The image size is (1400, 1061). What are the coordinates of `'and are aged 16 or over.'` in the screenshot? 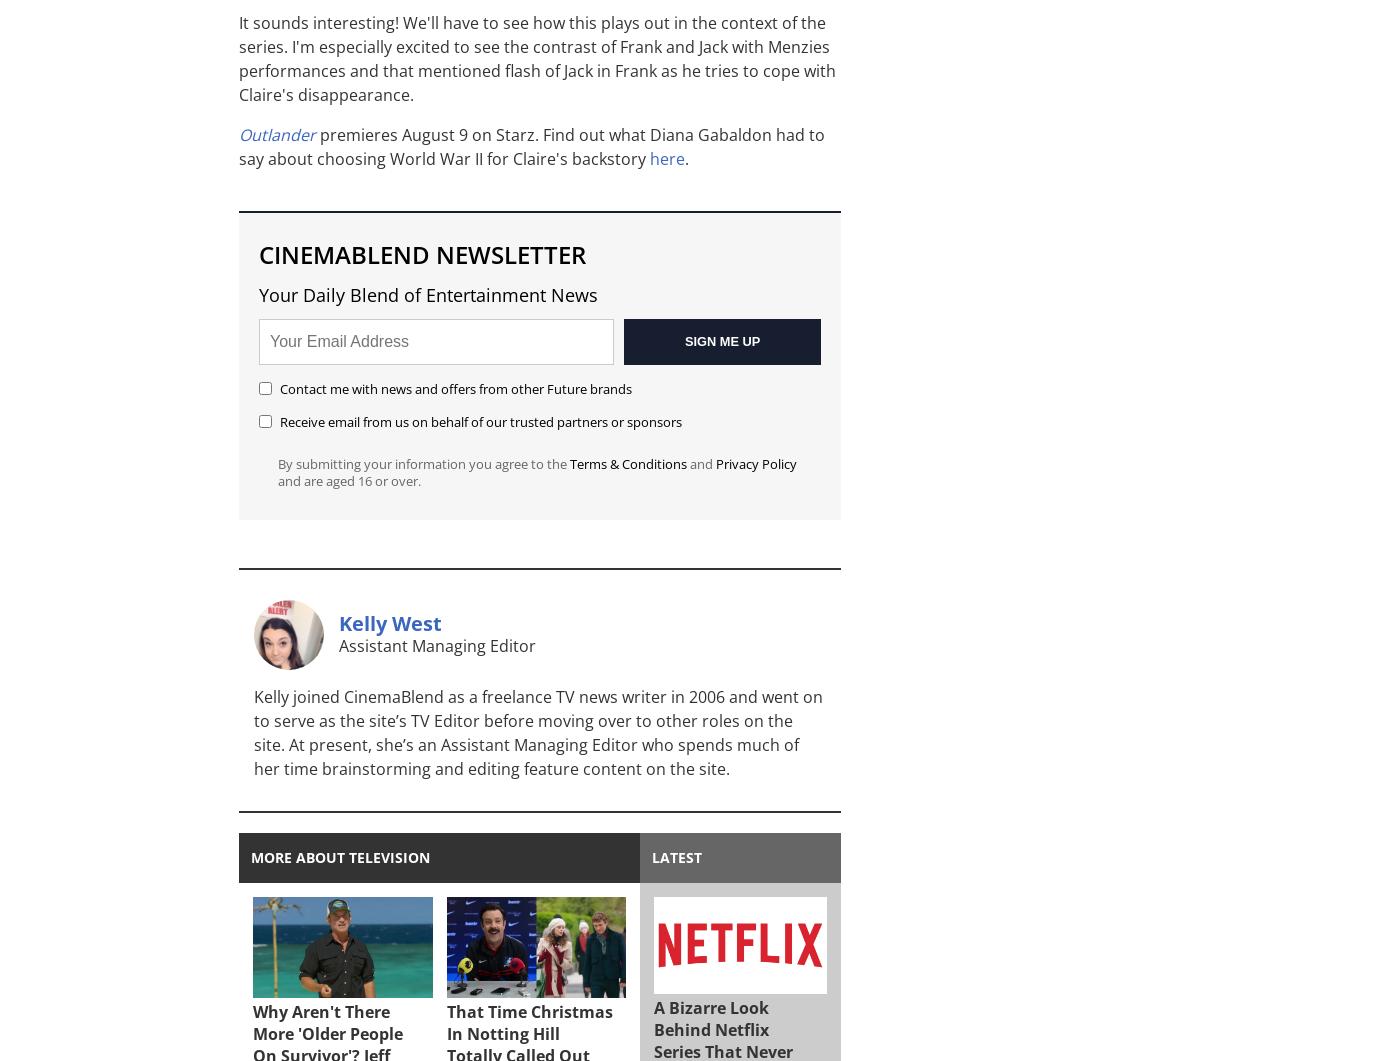 It's located at (349, 480).